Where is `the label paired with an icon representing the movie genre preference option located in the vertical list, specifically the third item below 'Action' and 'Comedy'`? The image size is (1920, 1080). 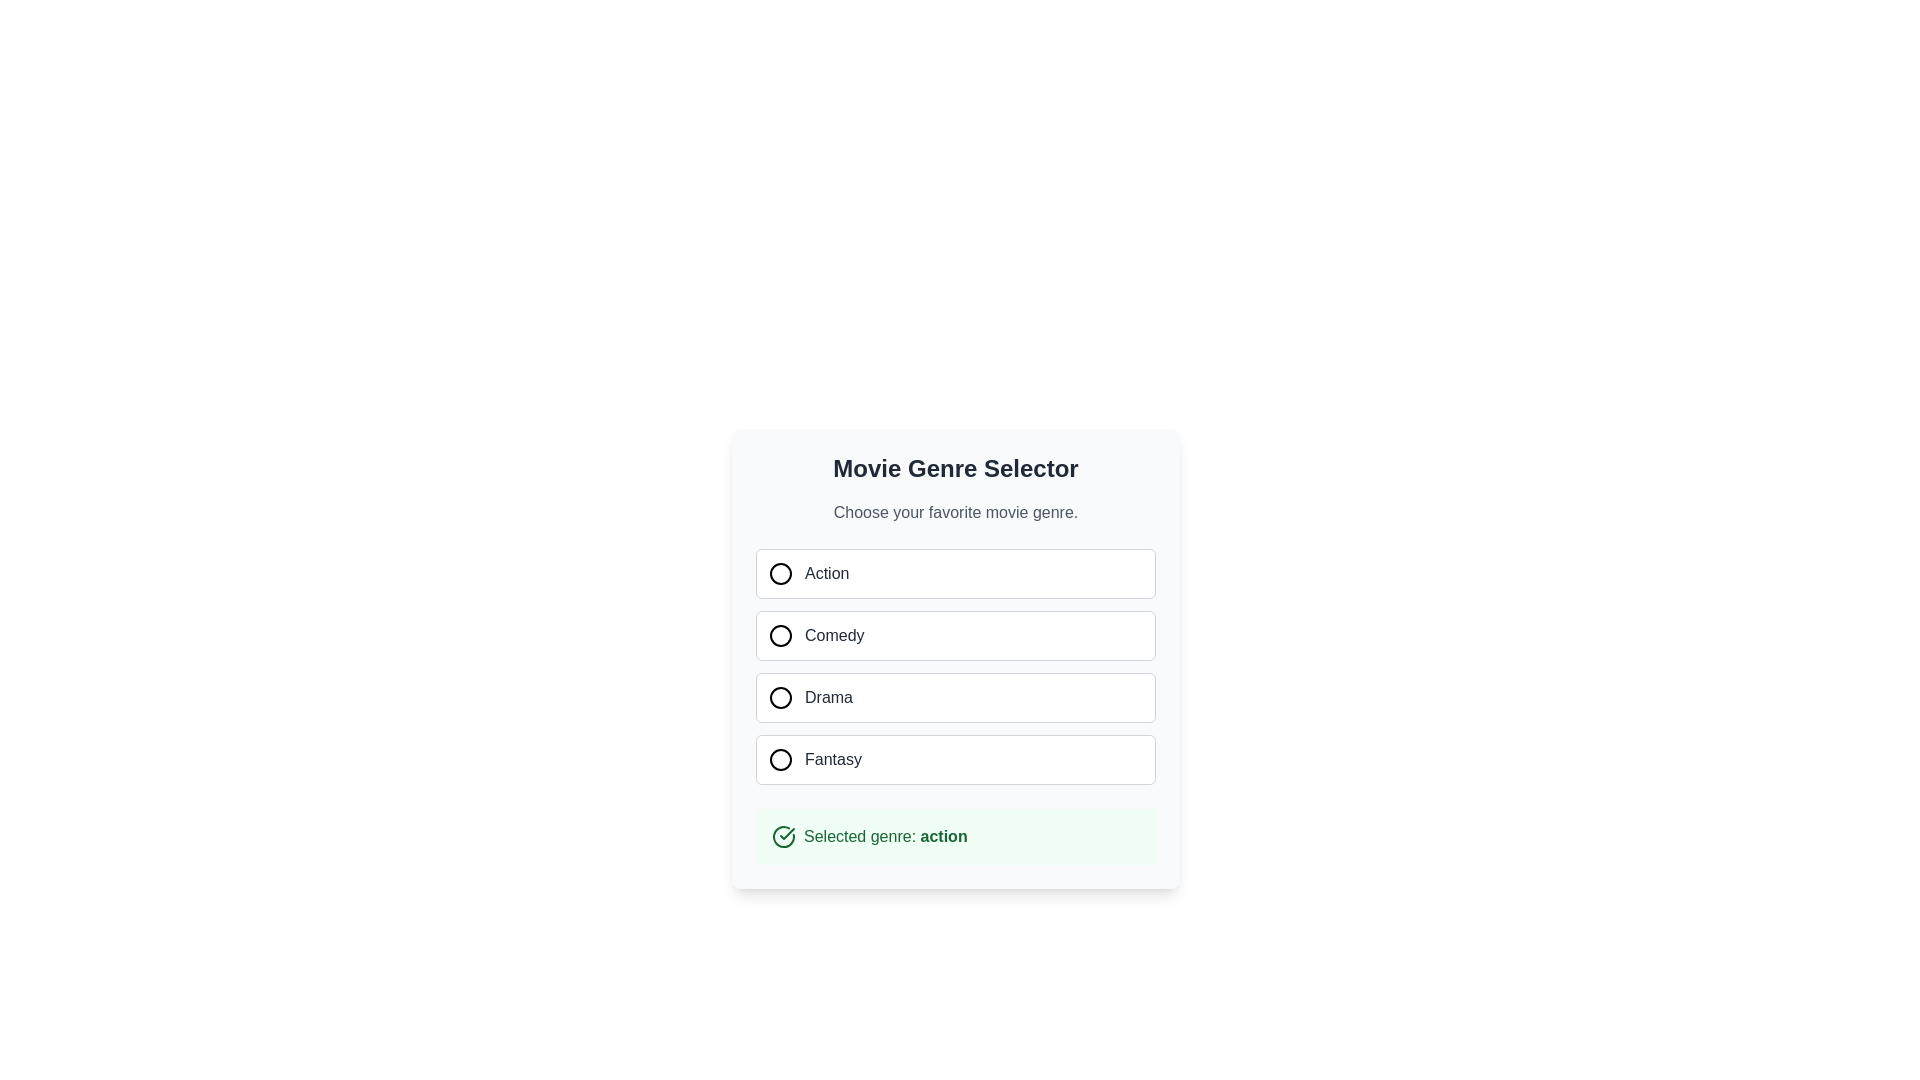 the label paired with an icon representing the movie genre preference option located in the vertical list, specifically the third item below 'Action' and 'Comedy' is located at coordinates (811, 697).